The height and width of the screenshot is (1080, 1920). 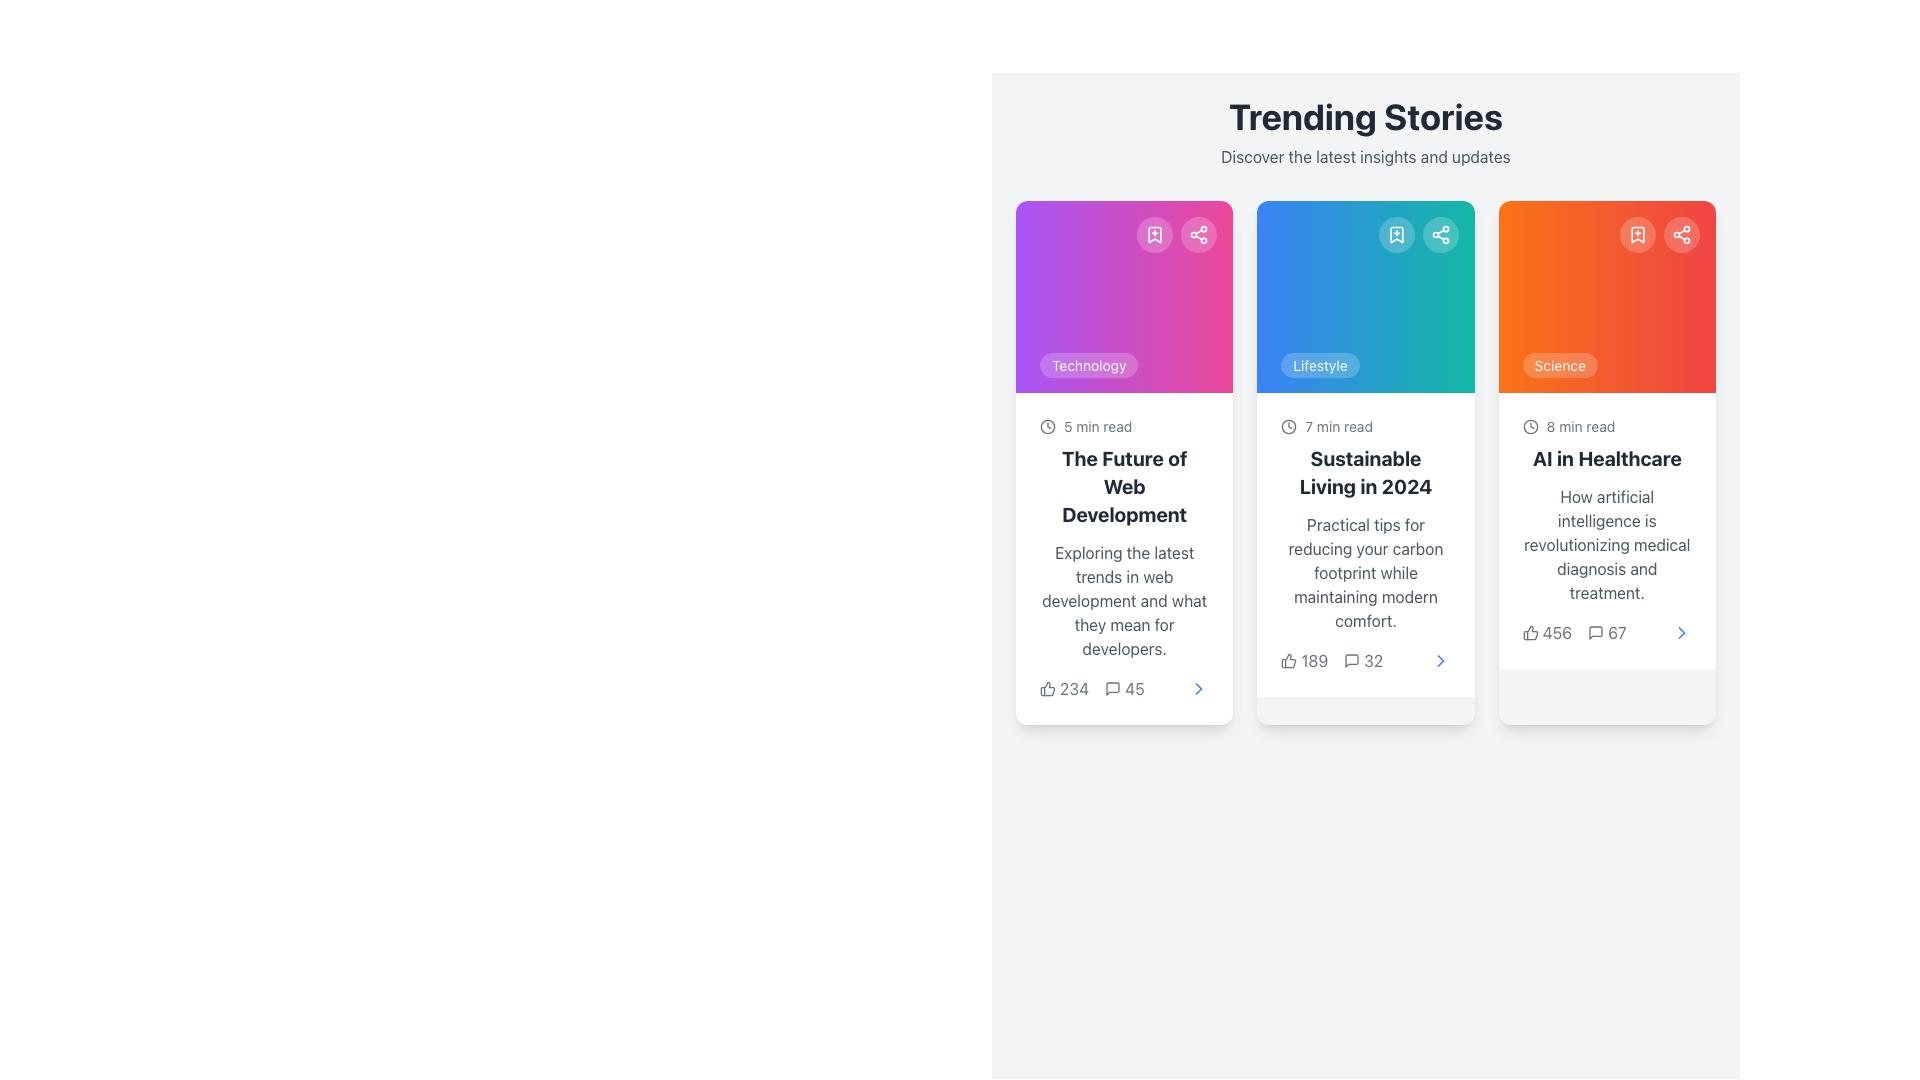 What do you see at coordinates (1362, 660) in the screenshot?
I see `the read-only label displaying the numerical value '32' next to a speech bubble icon, which is styled in gray and located at the bottom of the card titled 'Sustainable Living in 2024'` at bounding box center [1362, 660].